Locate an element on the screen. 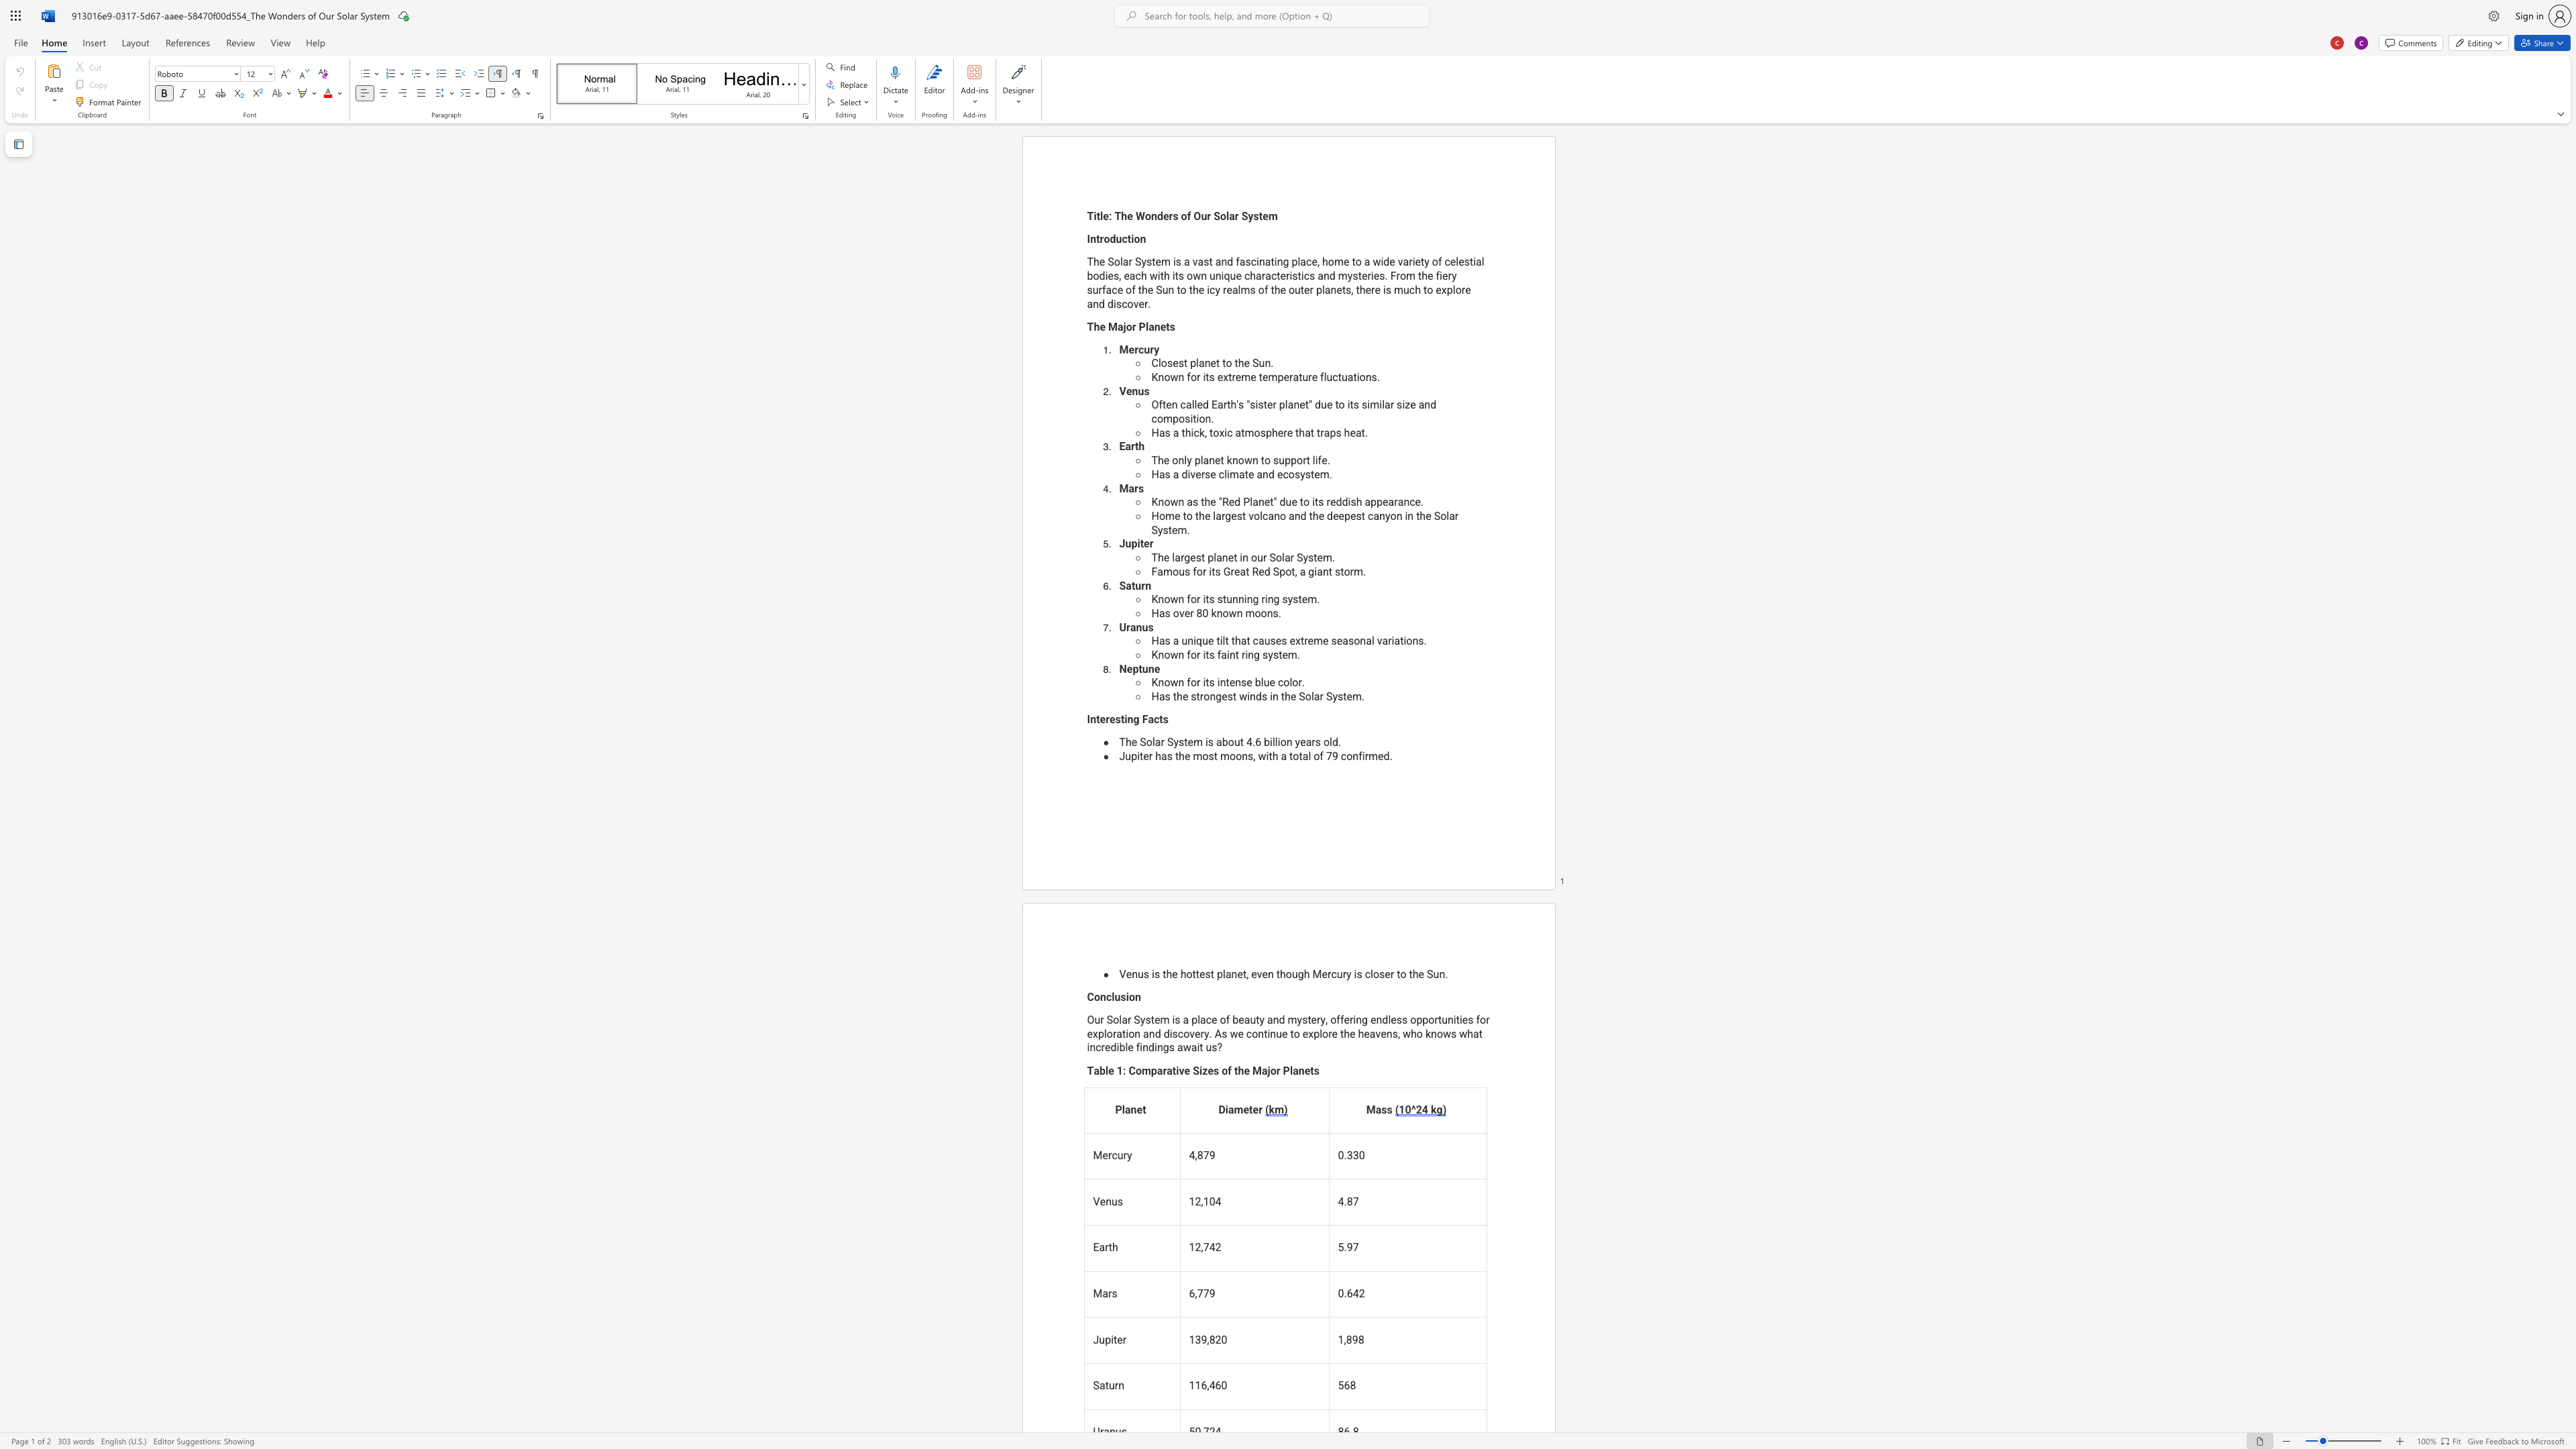  the subset text "due to its reddis" within the text "Known as the" is located at coordinates (1279, 501).